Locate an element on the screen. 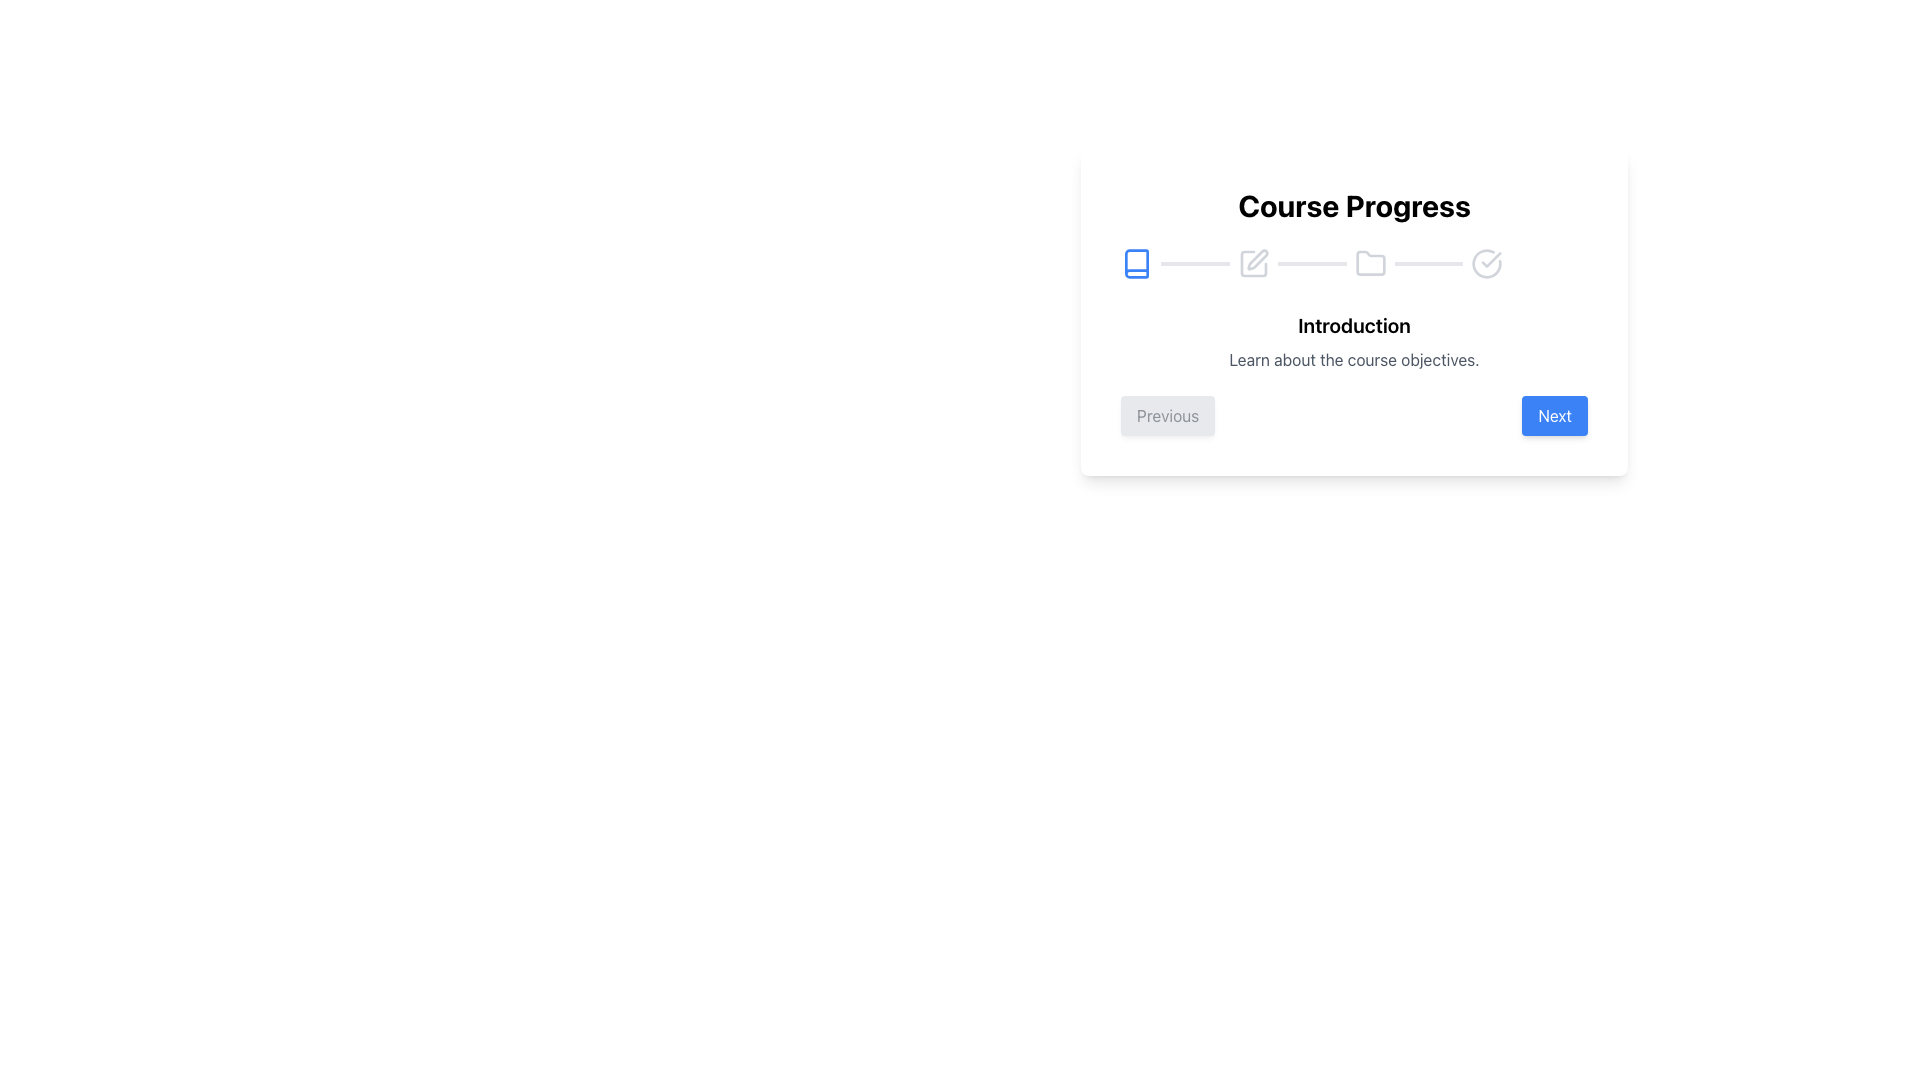 This screenshot has height=1080, width=1920. the icon representing the current step in the course progression, located in the second position of the 'Course Progress' horizontal stepper, to highlight its significance is located at coordinates (1252, 262).